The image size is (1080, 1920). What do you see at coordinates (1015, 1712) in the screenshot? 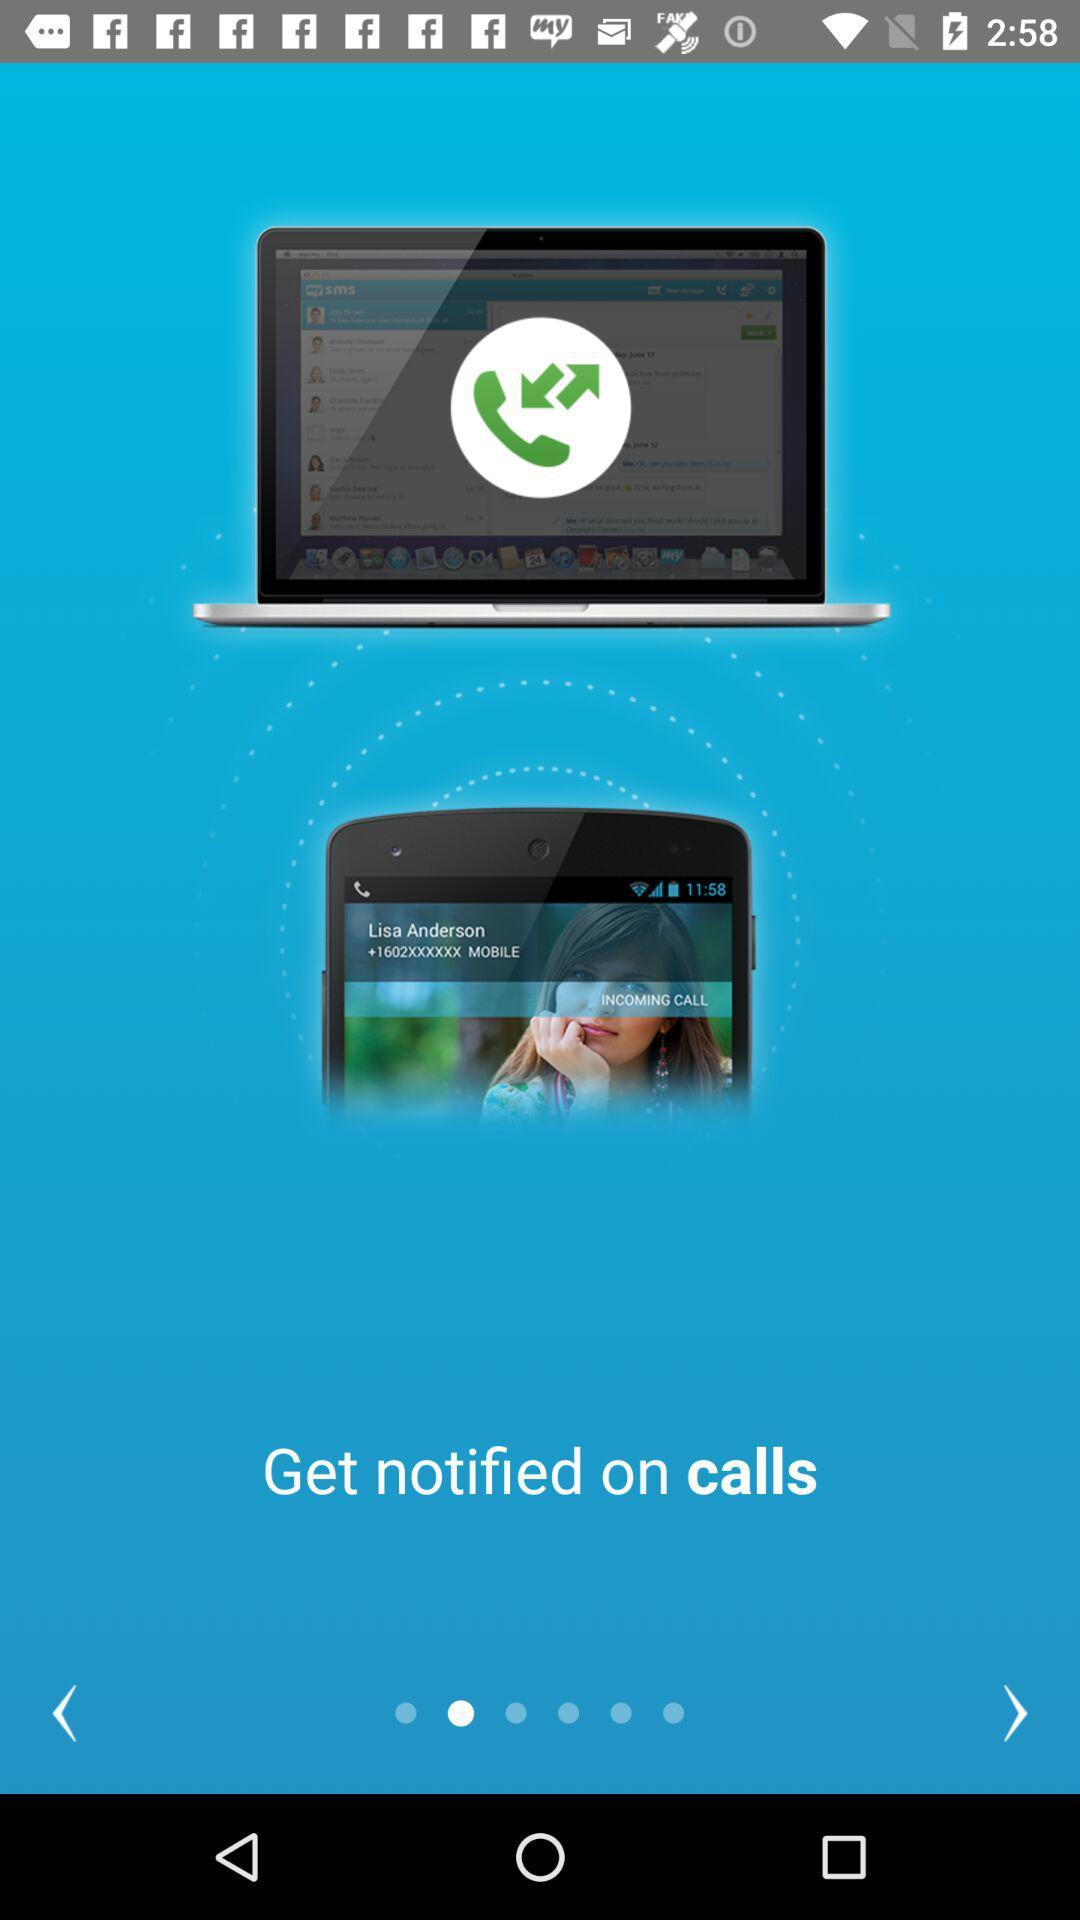
I see `the arrow_forward icon` at bounding box center [1015, 1712].